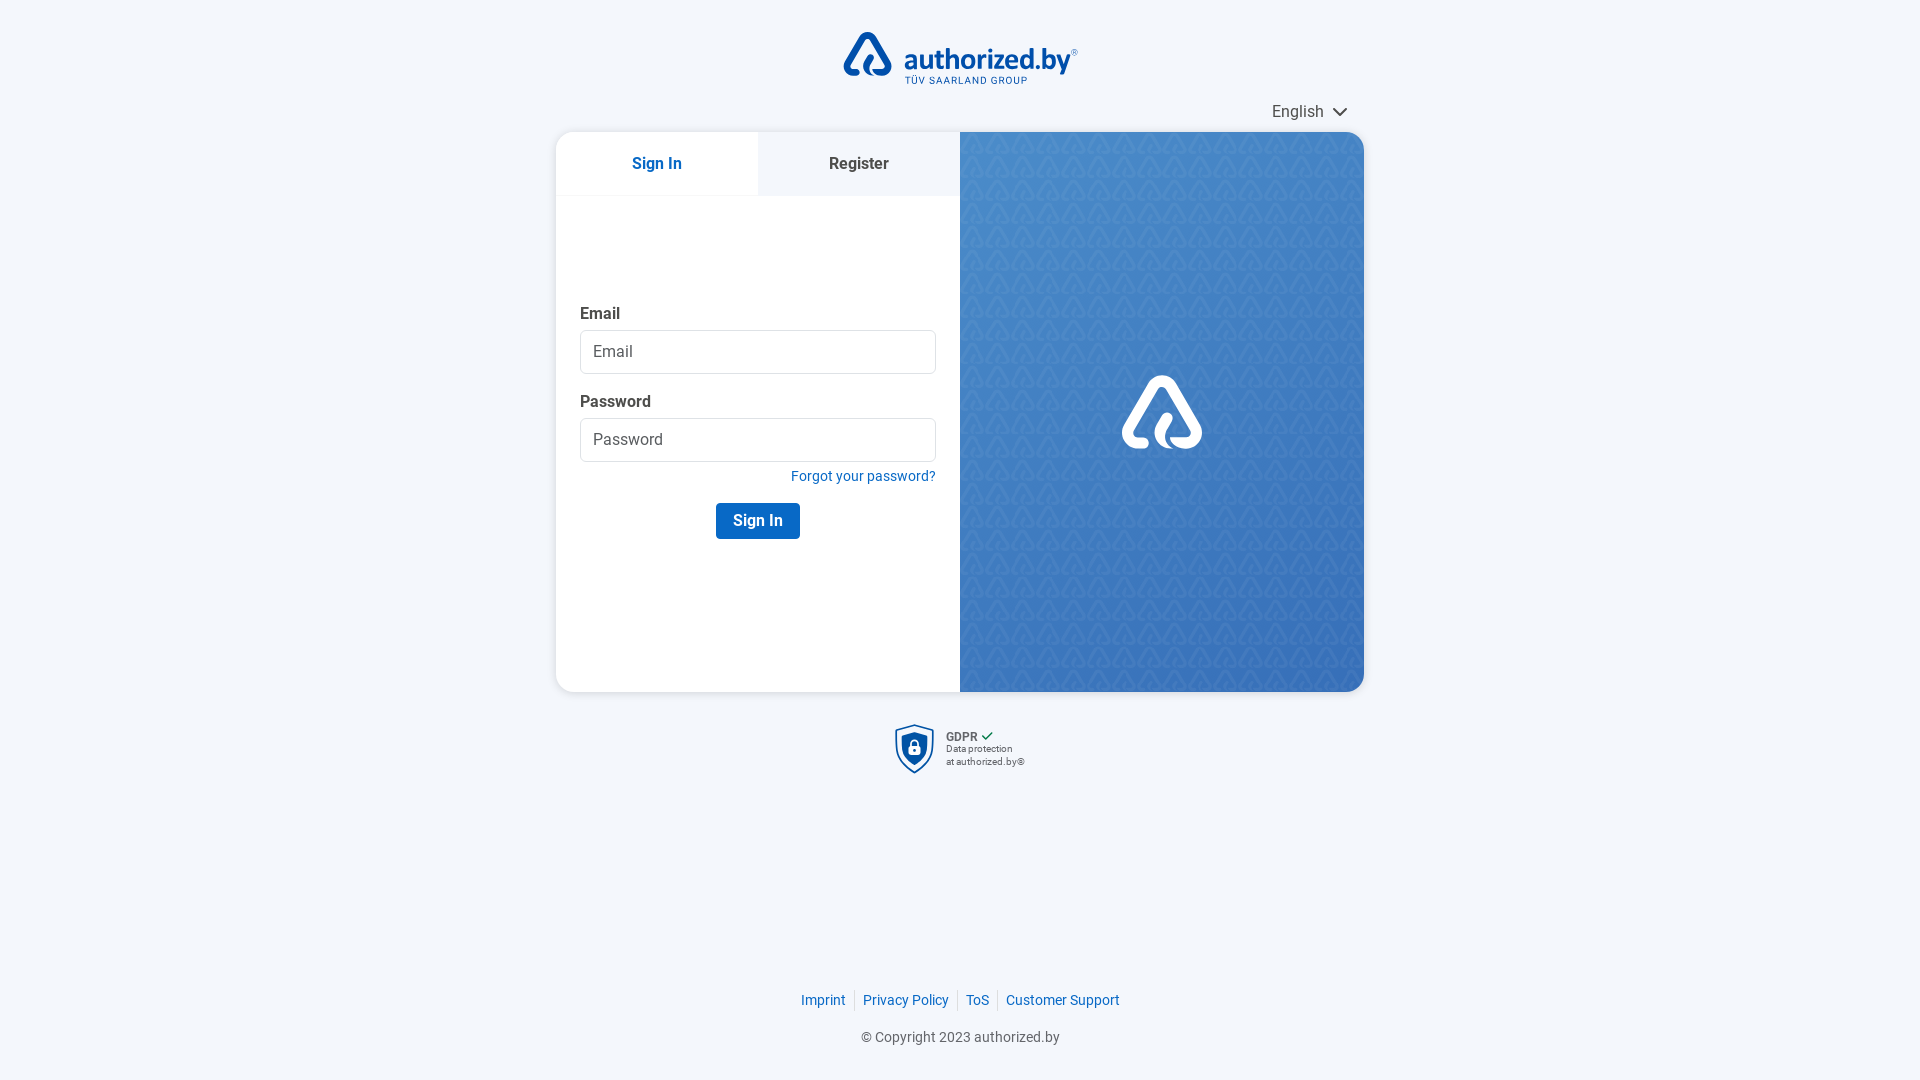  I want to click on 'ToS', so click(977, 999).